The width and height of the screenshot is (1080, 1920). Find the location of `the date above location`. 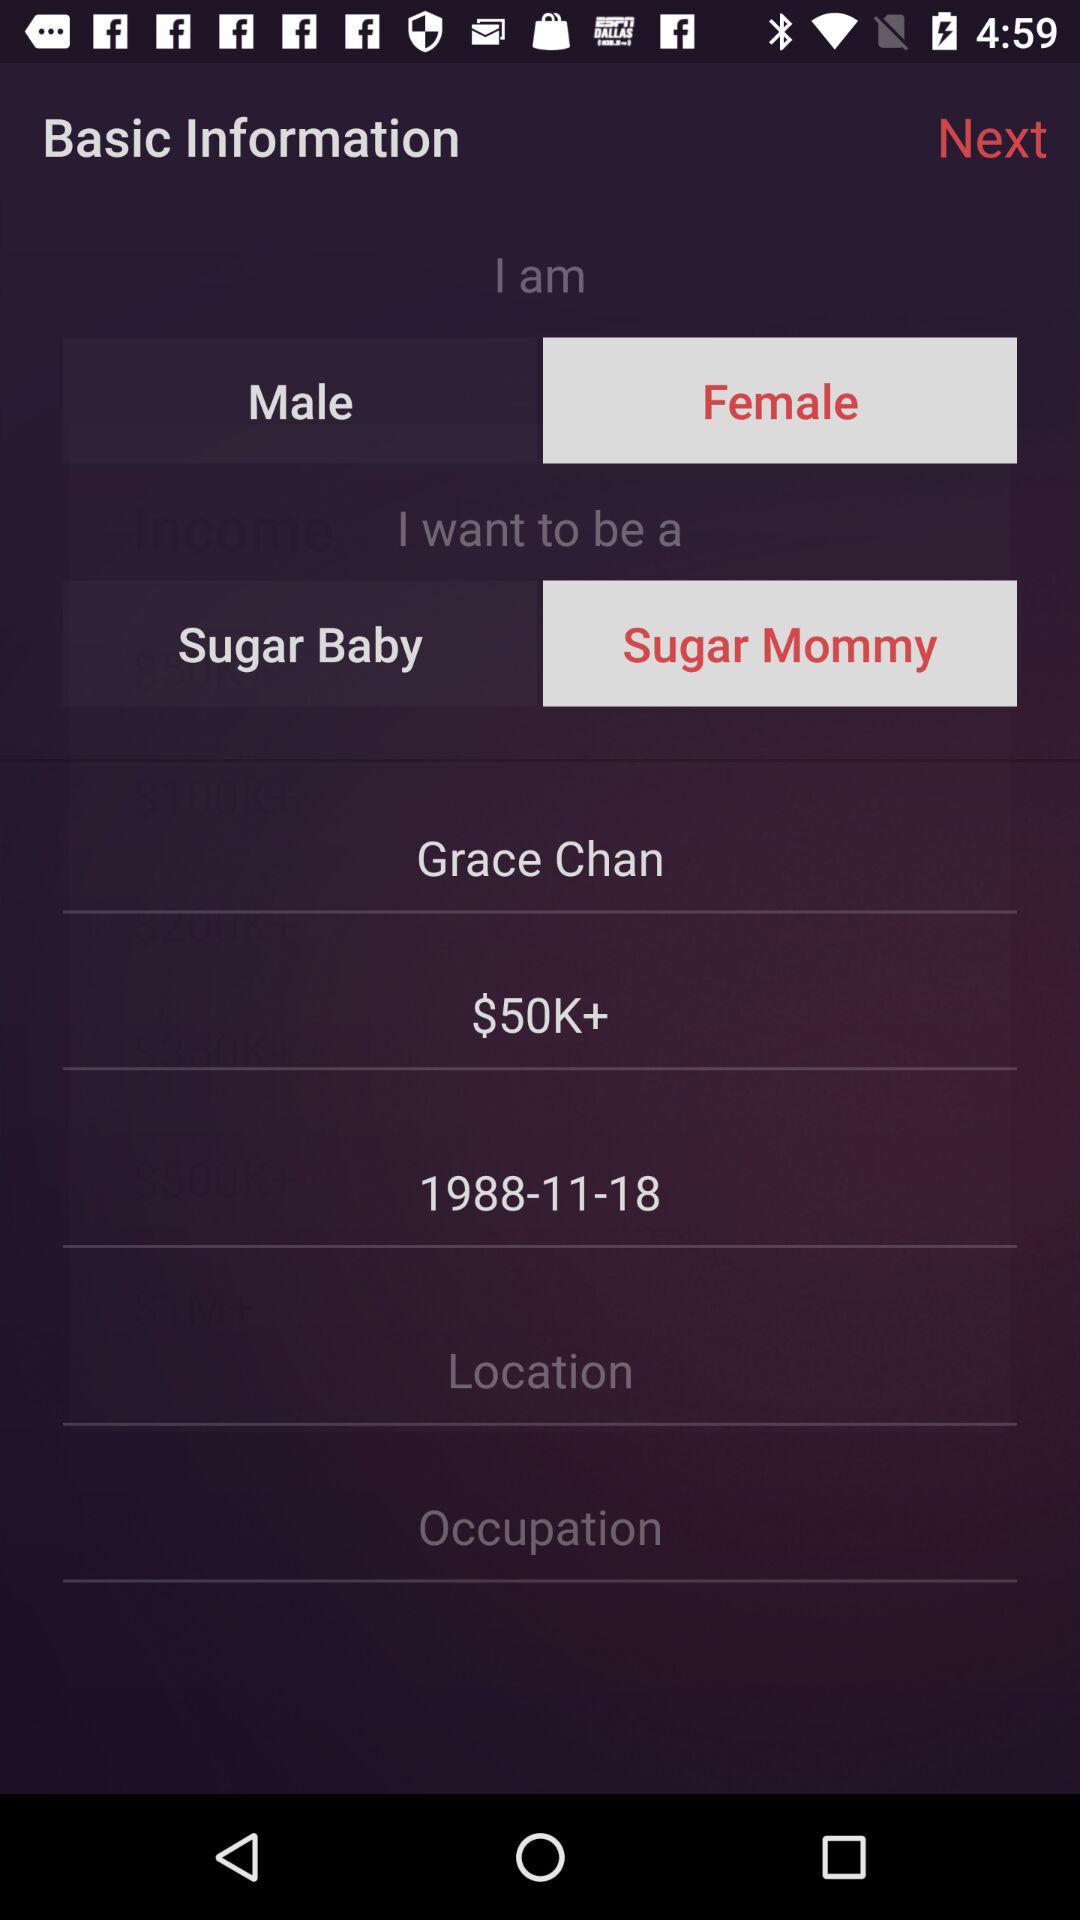

the date above location is located at coordinates (540, 1160).